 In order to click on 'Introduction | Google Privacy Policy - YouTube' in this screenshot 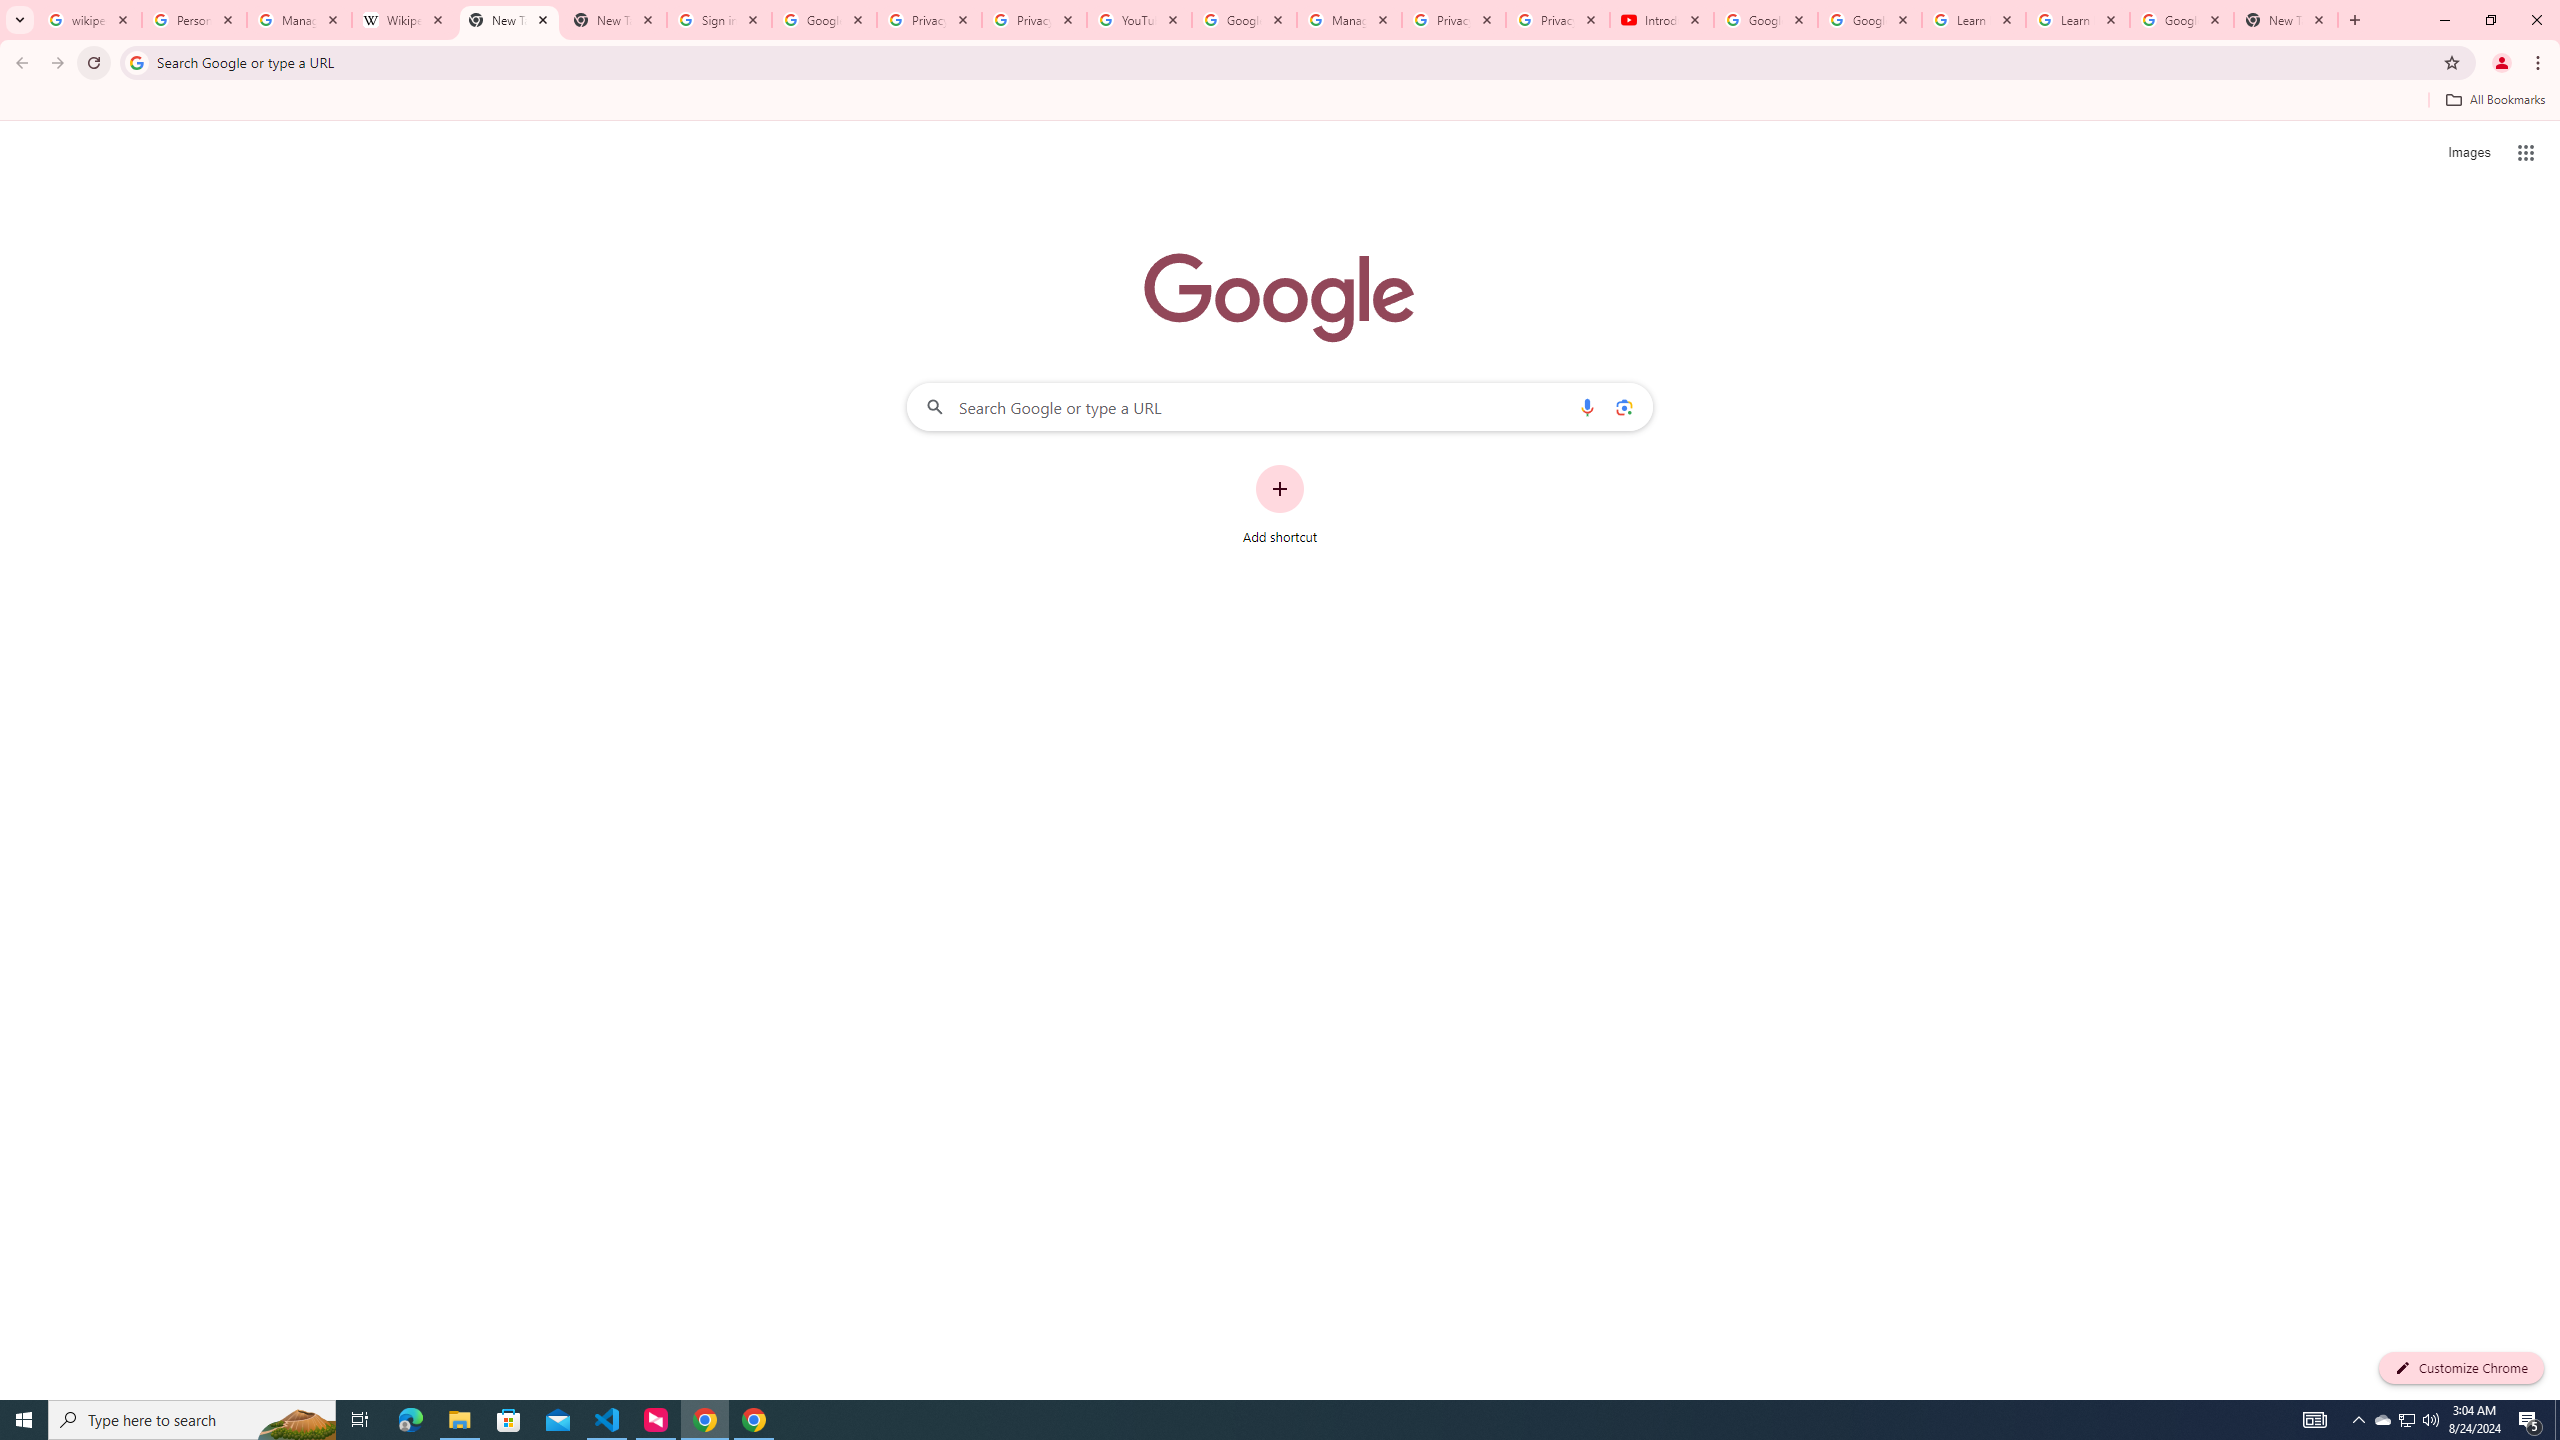, I will do `click(1660, 19)`.